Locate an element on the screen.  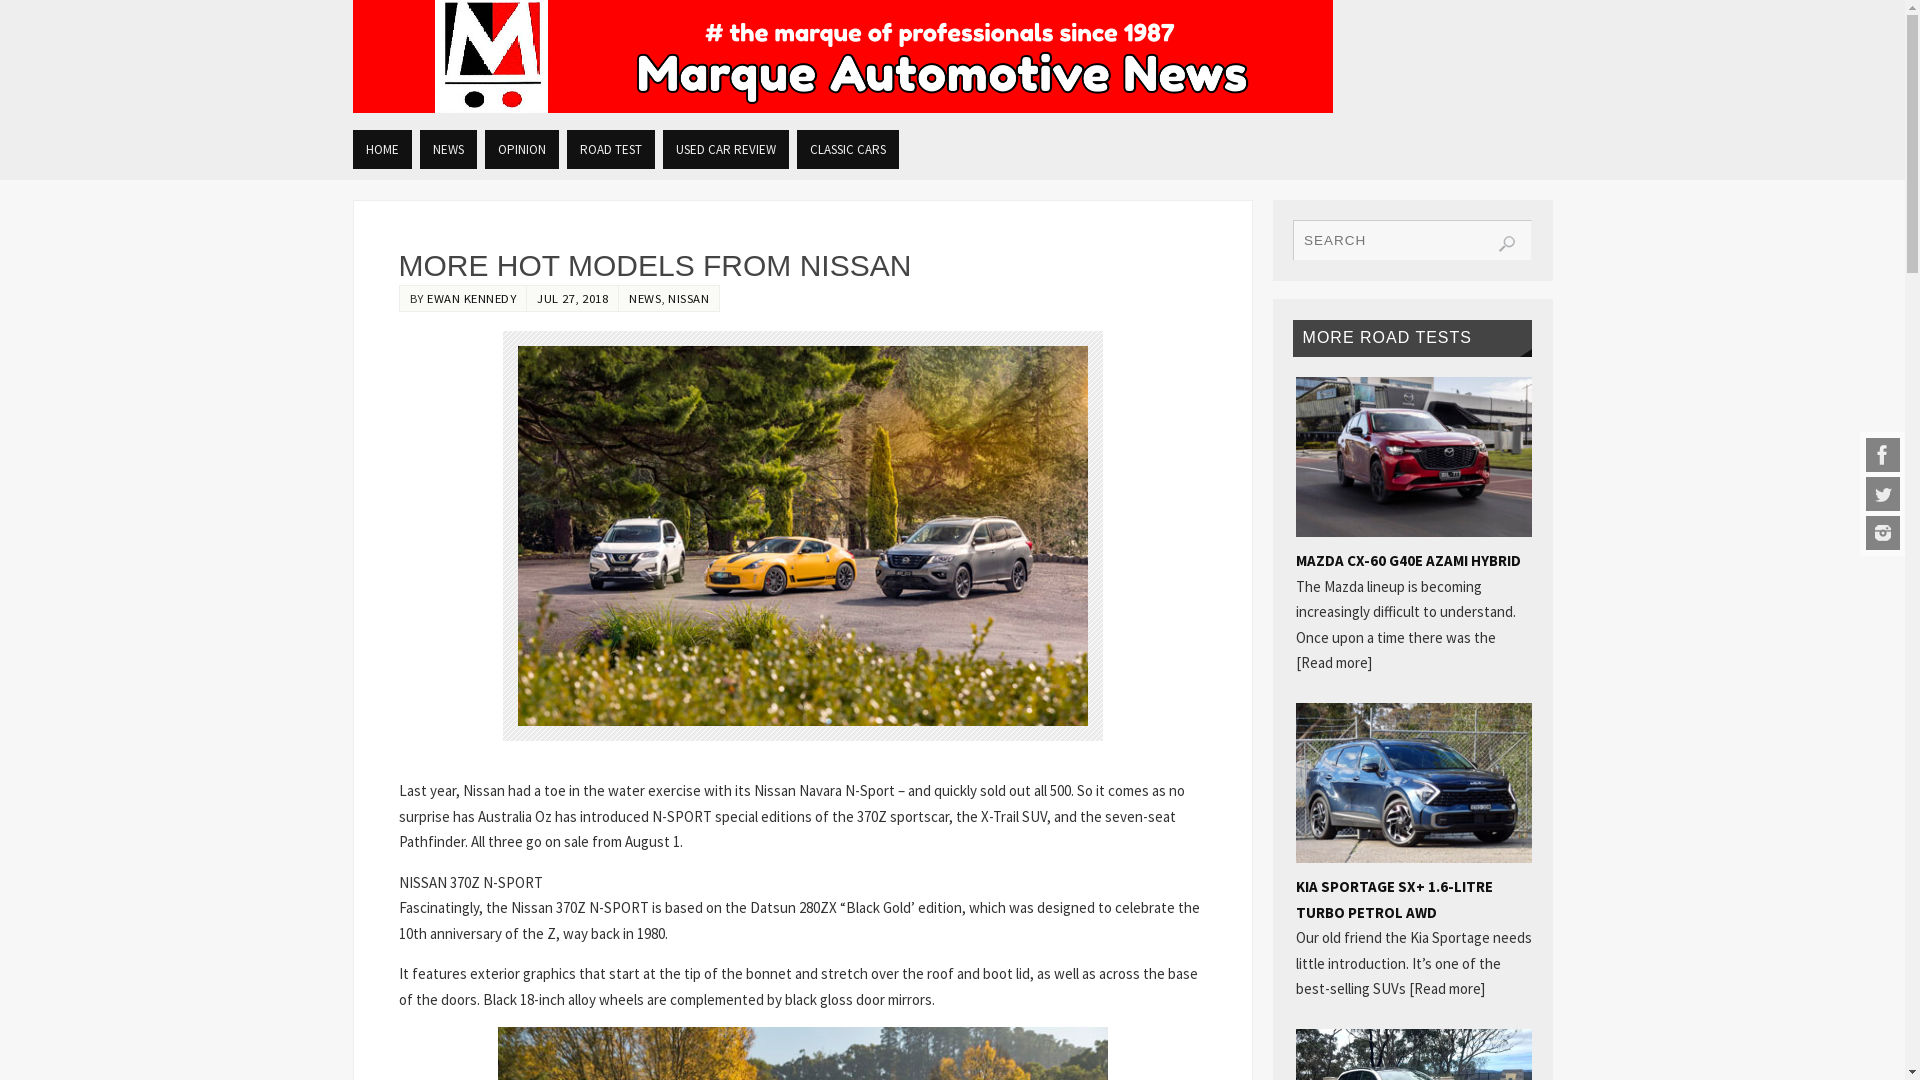
'HOME' is located at coordinates (351, 148).